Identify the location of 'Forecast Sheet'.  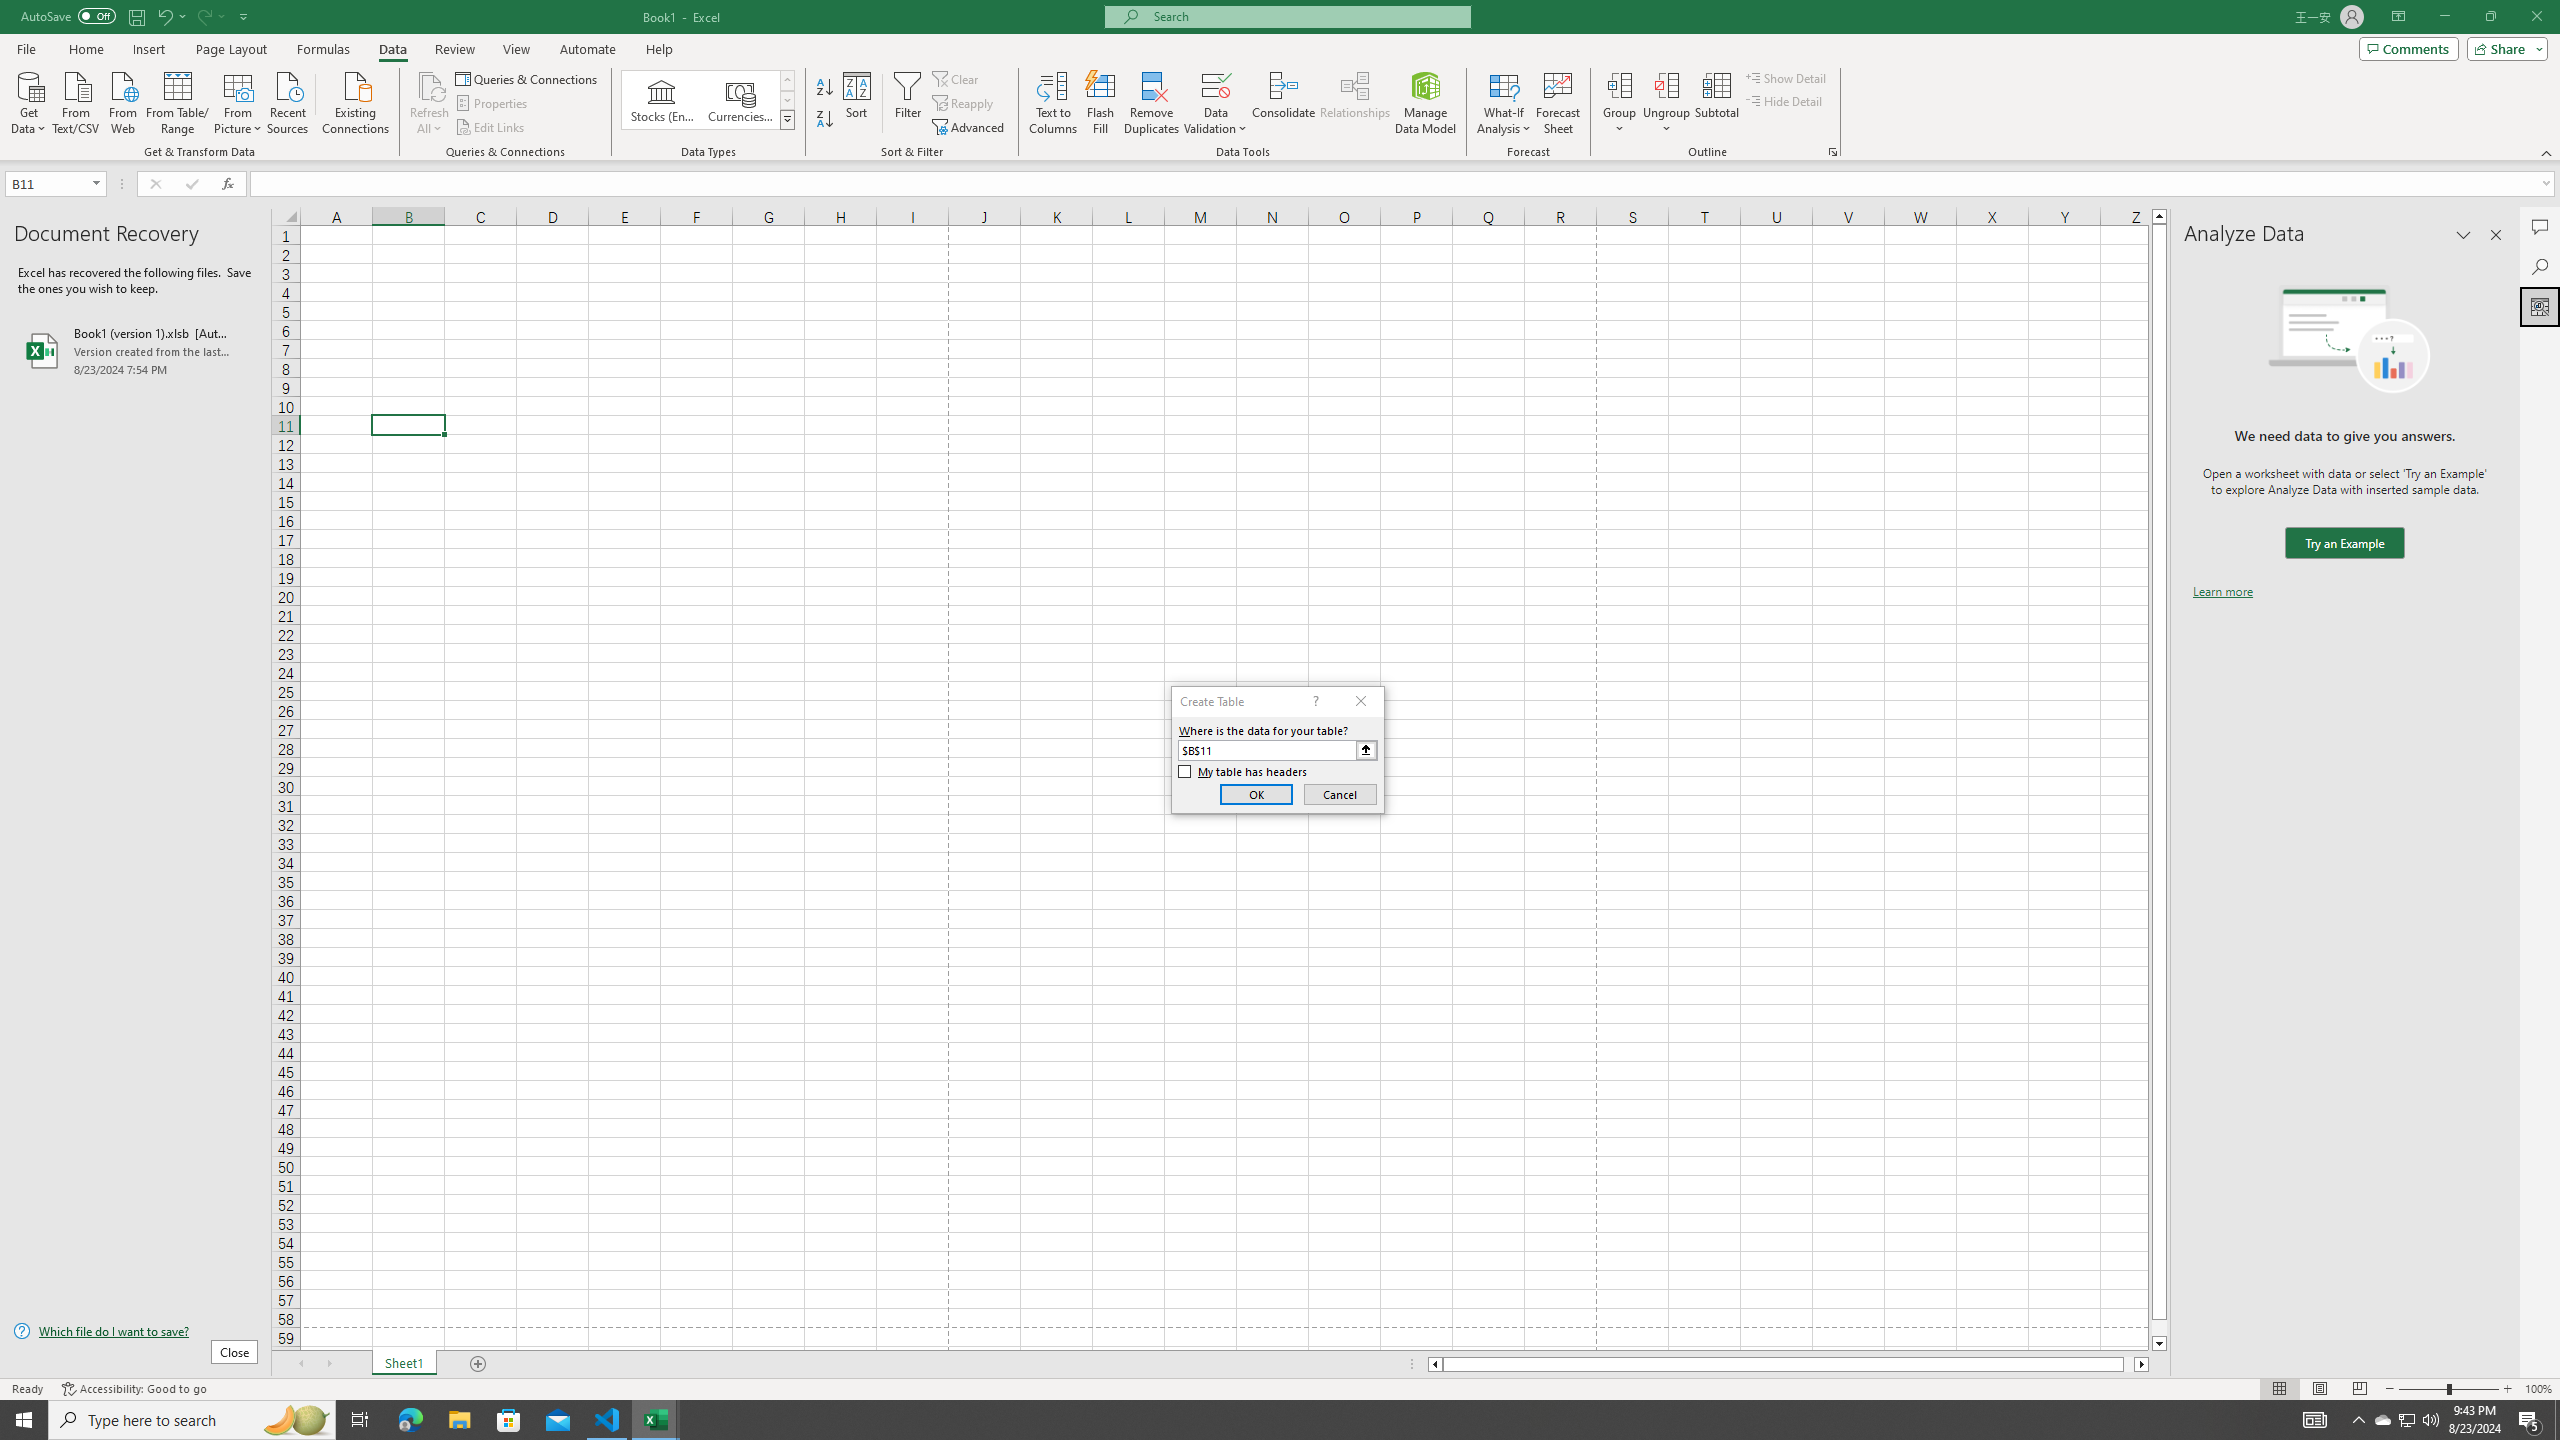
(1557, 103).